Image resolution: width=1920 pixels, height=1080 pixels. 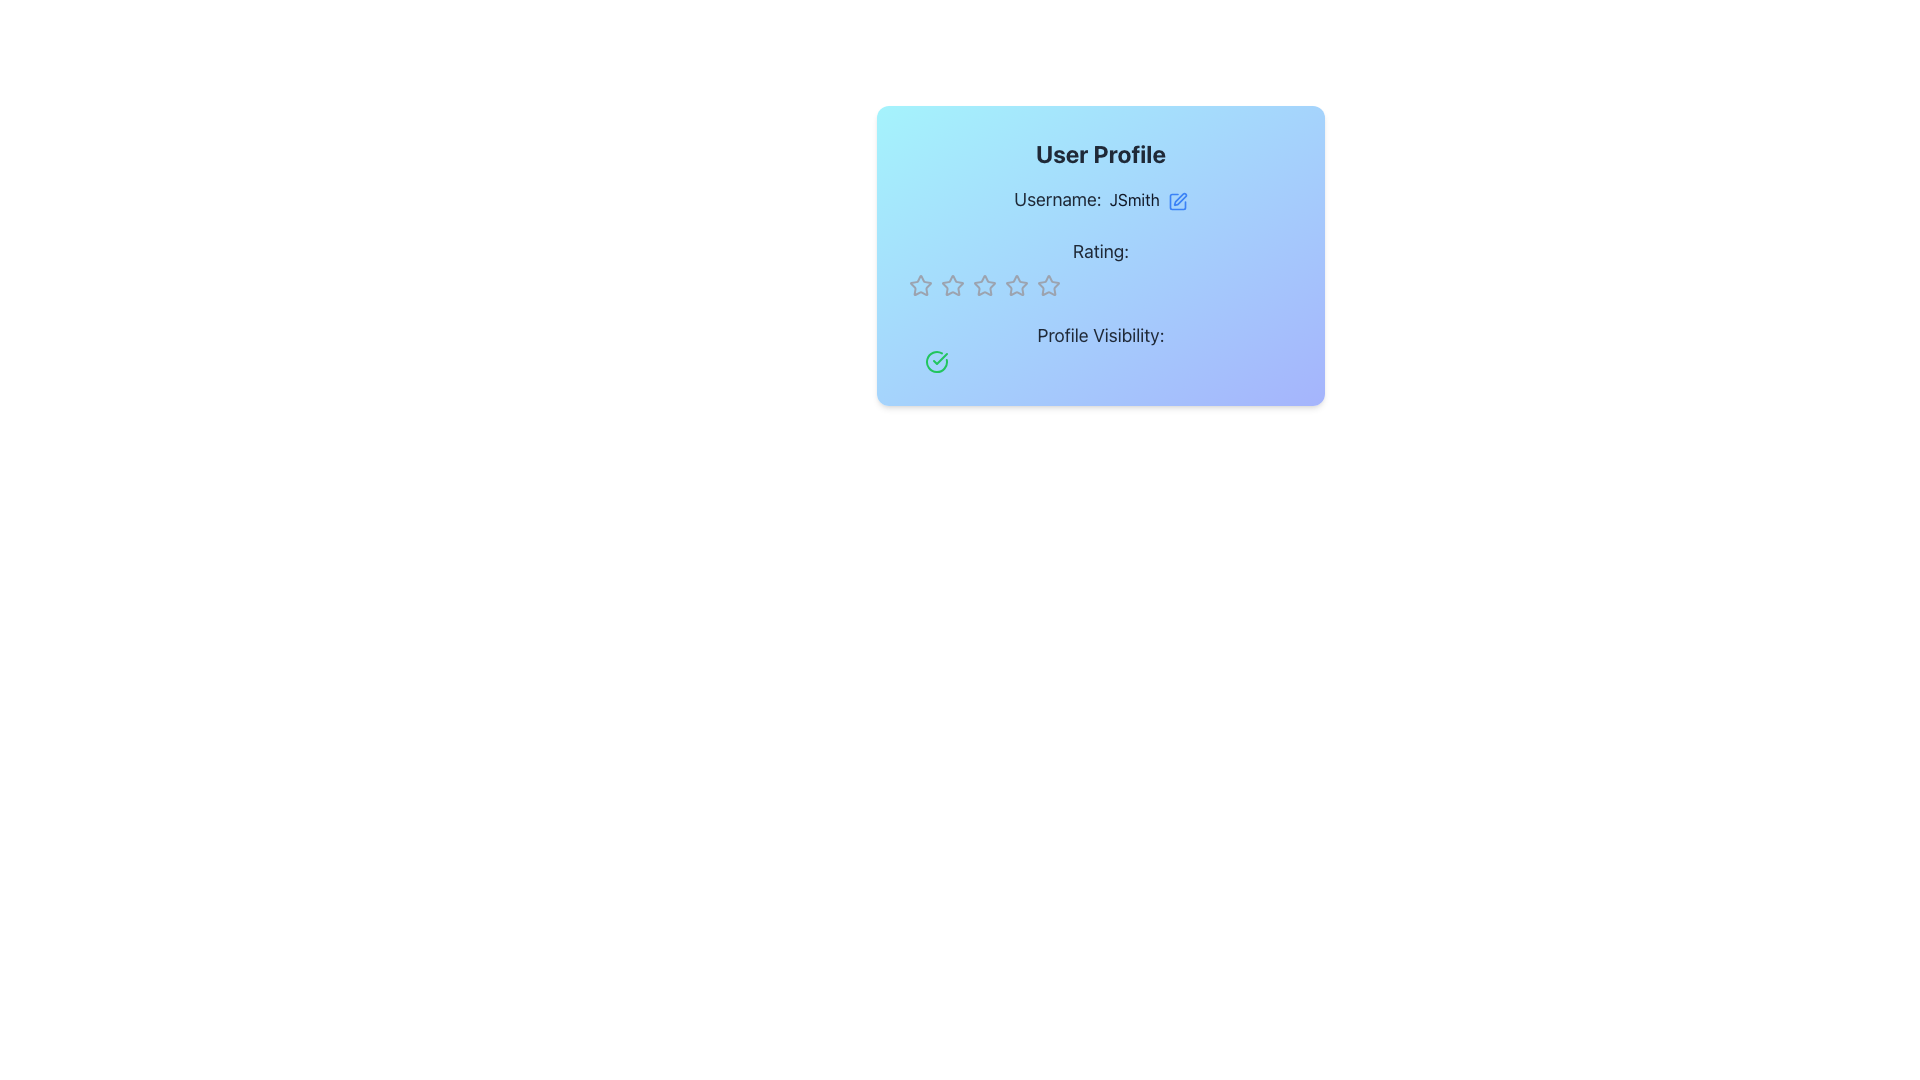 What do you see at coordinates (919, 285) in the screenshot?
I see `the first star icon in the rating system located below the 'Rating:' label in the 'User Profile' section to provide a rating` at bounding box center [919, 285].